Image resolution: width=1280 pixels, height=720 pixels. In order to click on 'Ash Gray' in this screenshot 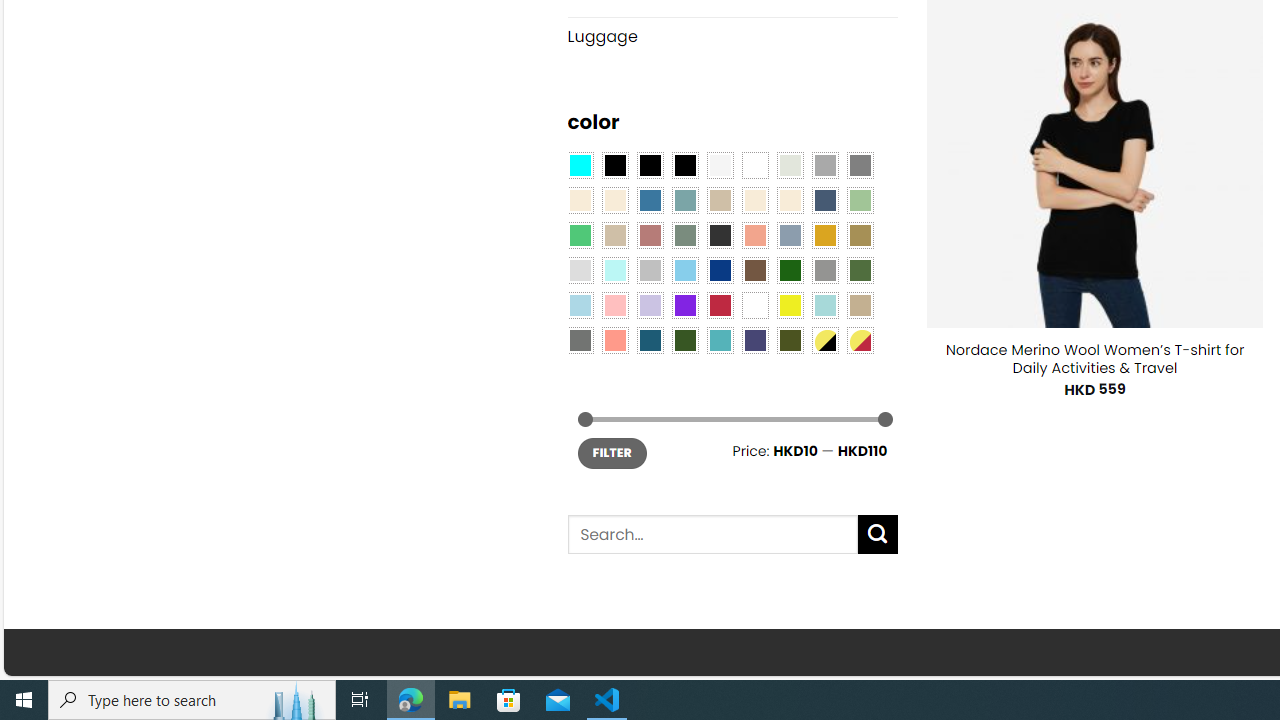, I will do `click(788, 163)`.